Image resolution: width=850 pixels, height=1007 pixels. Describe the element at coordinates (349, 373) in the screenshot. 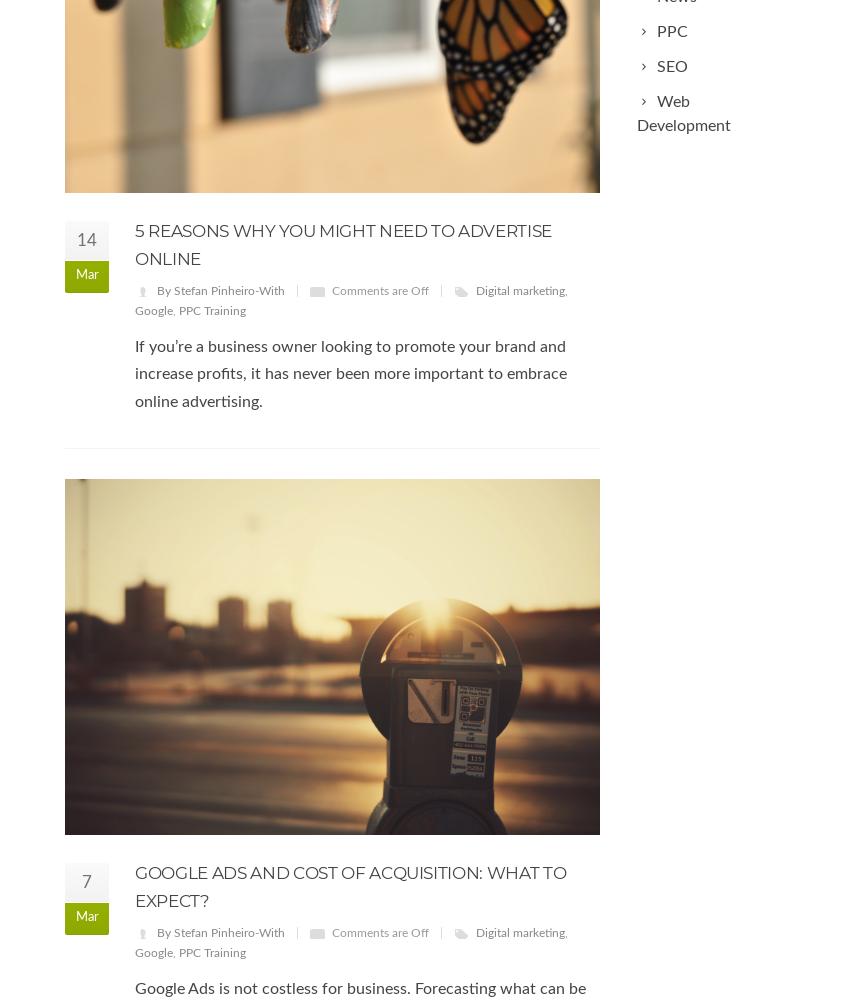

I see `'If you’re a business owner looking to promote your brand and increase profits, it has never been more important to embrace online advertising.'` at that location.